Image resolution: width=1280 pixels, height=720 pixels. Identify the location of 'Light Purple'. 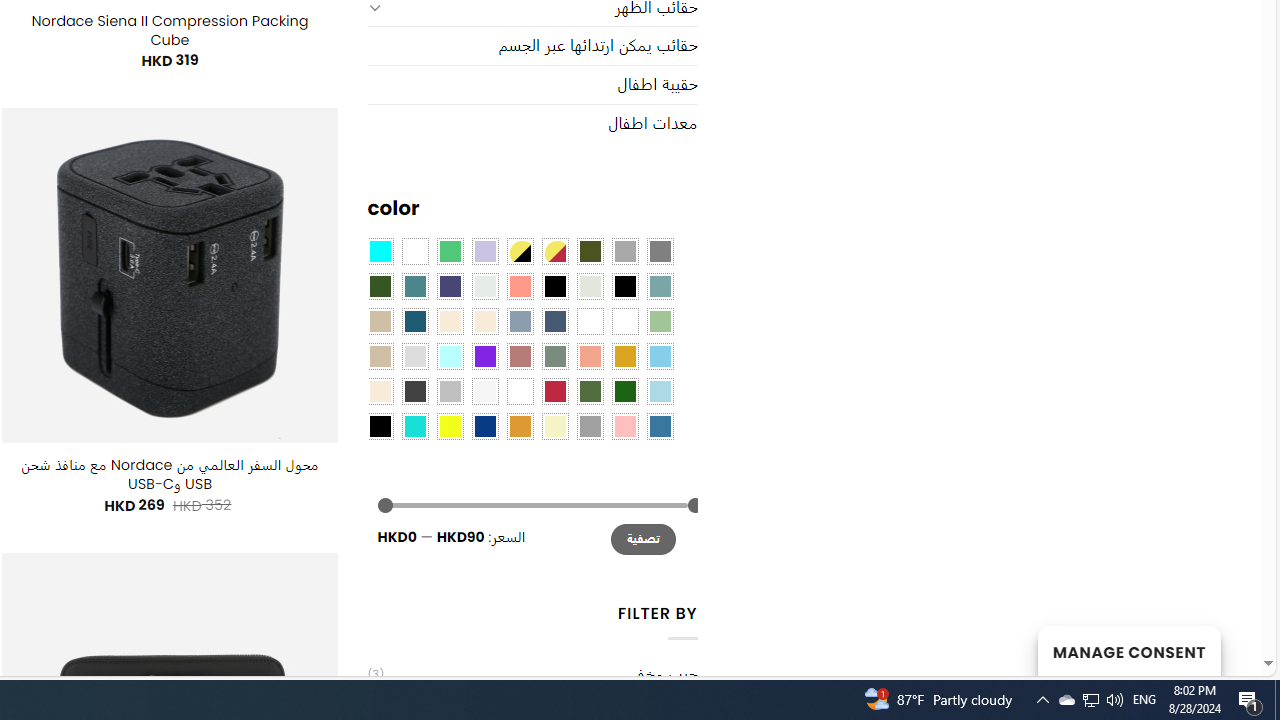
(485, 250).